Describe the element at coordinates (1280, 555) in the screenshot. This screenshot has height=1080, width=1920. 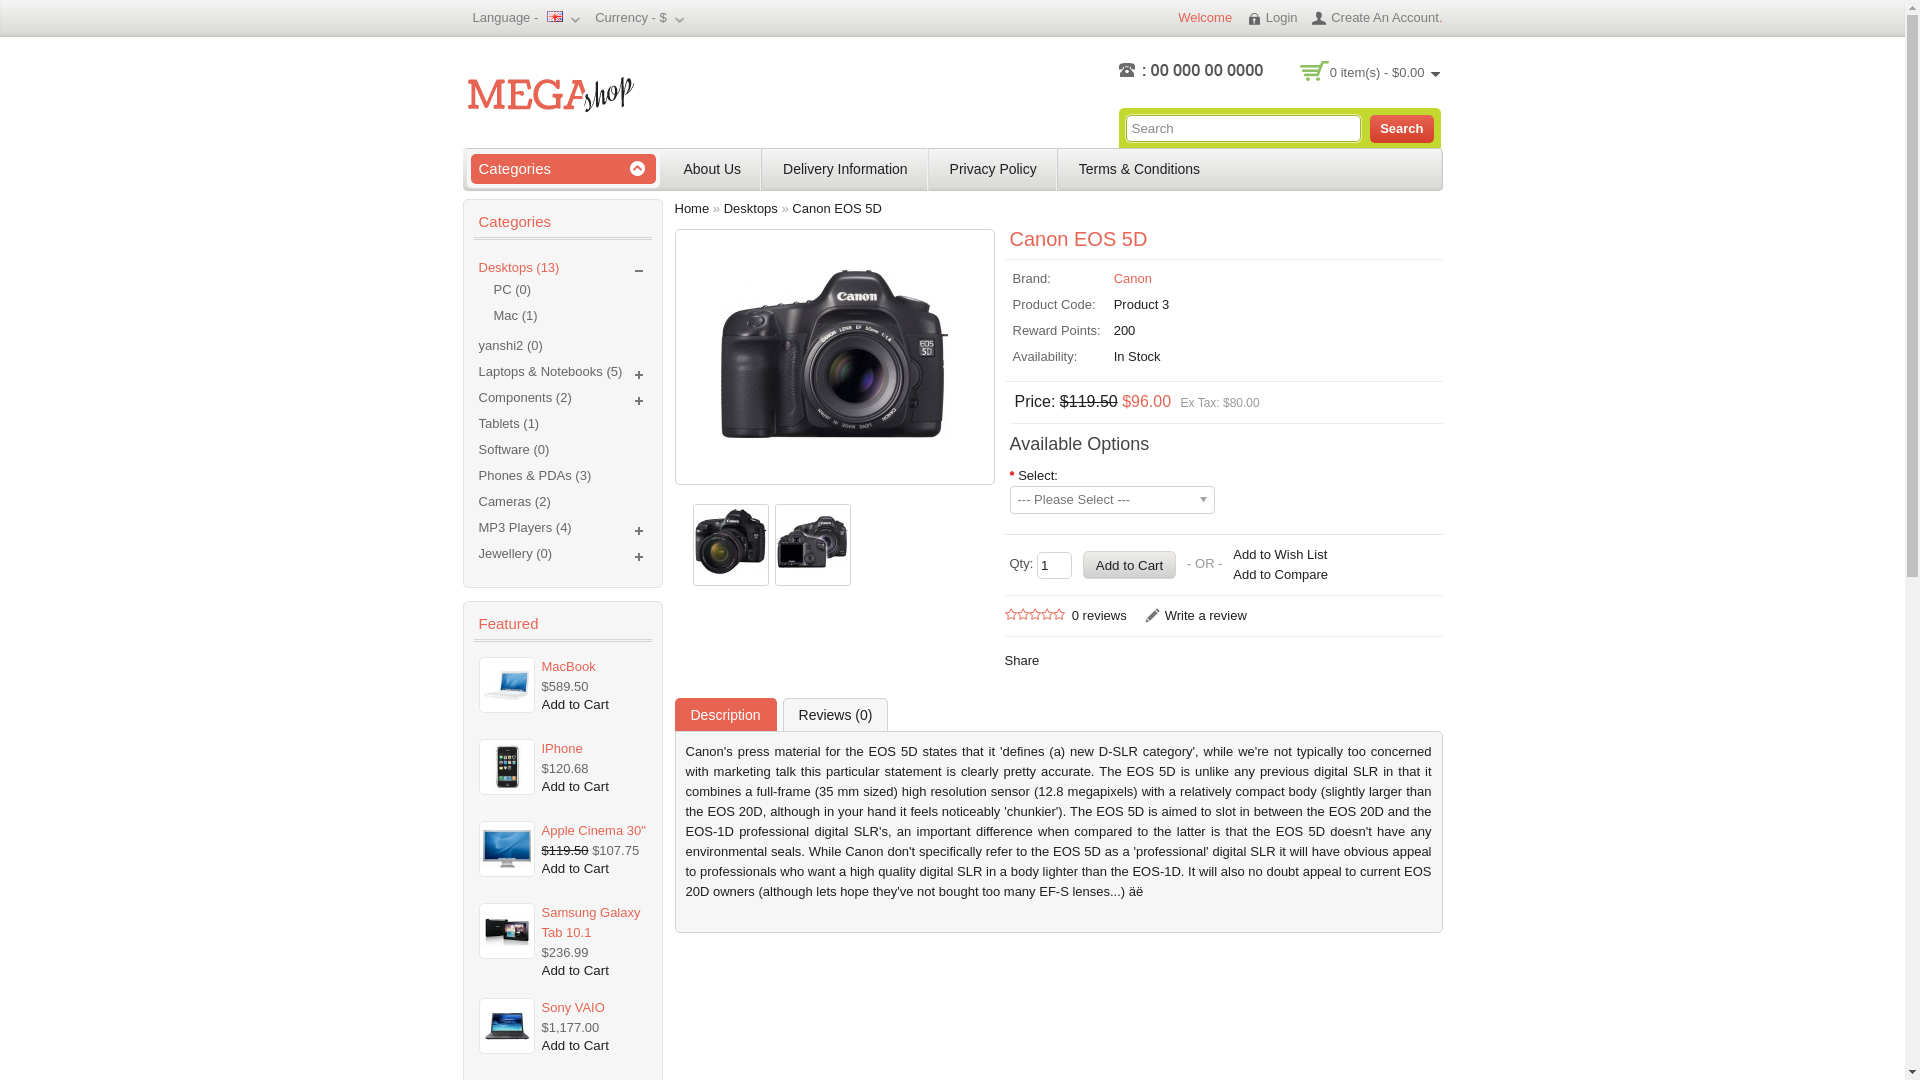
I see `'Add to Wish List'` at that location.